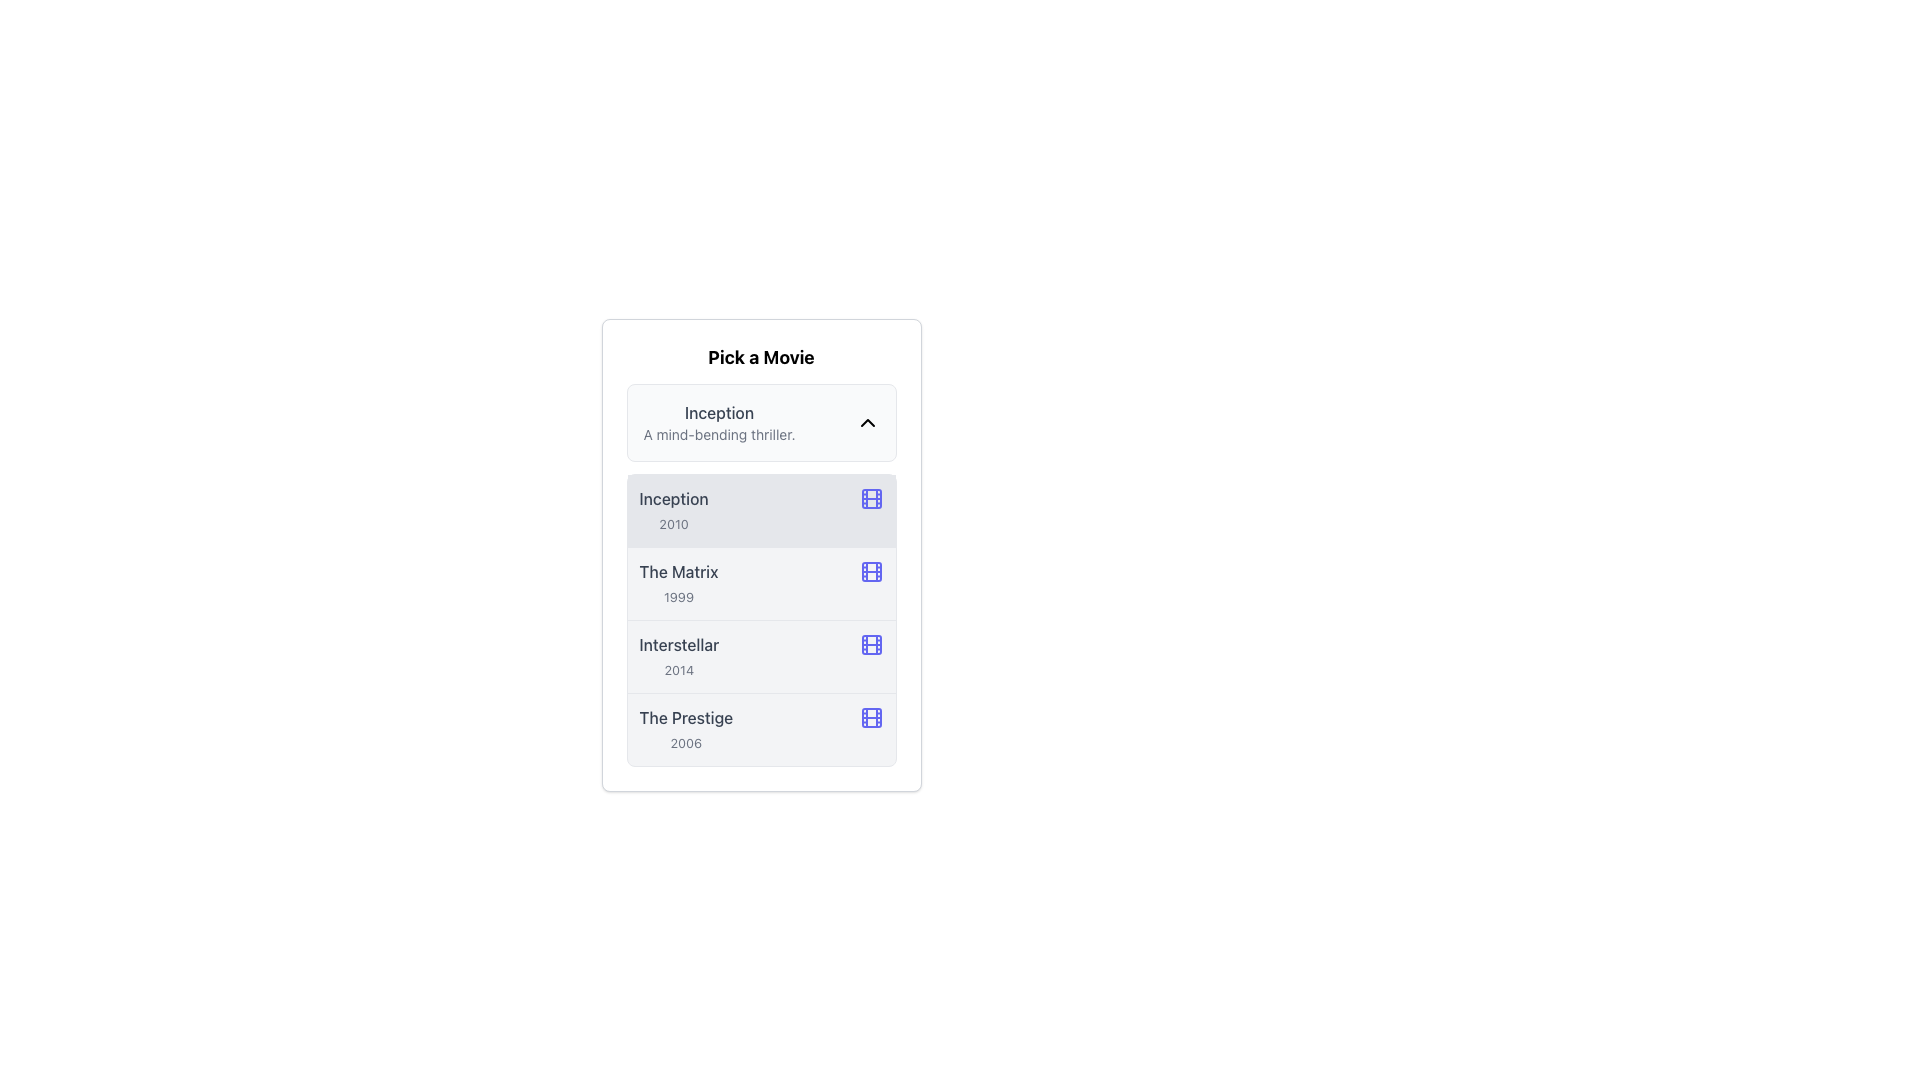 The height and width of the screenshot is (1080, 1920). What do you see at coordinates (719, 422) in the screenshot?
I see `displayed movie title 'Inception' and its description 'A mind-bending thriller' from the Text Display element within the 'Pick a Movie' interface` at bounding box center [719, 422].